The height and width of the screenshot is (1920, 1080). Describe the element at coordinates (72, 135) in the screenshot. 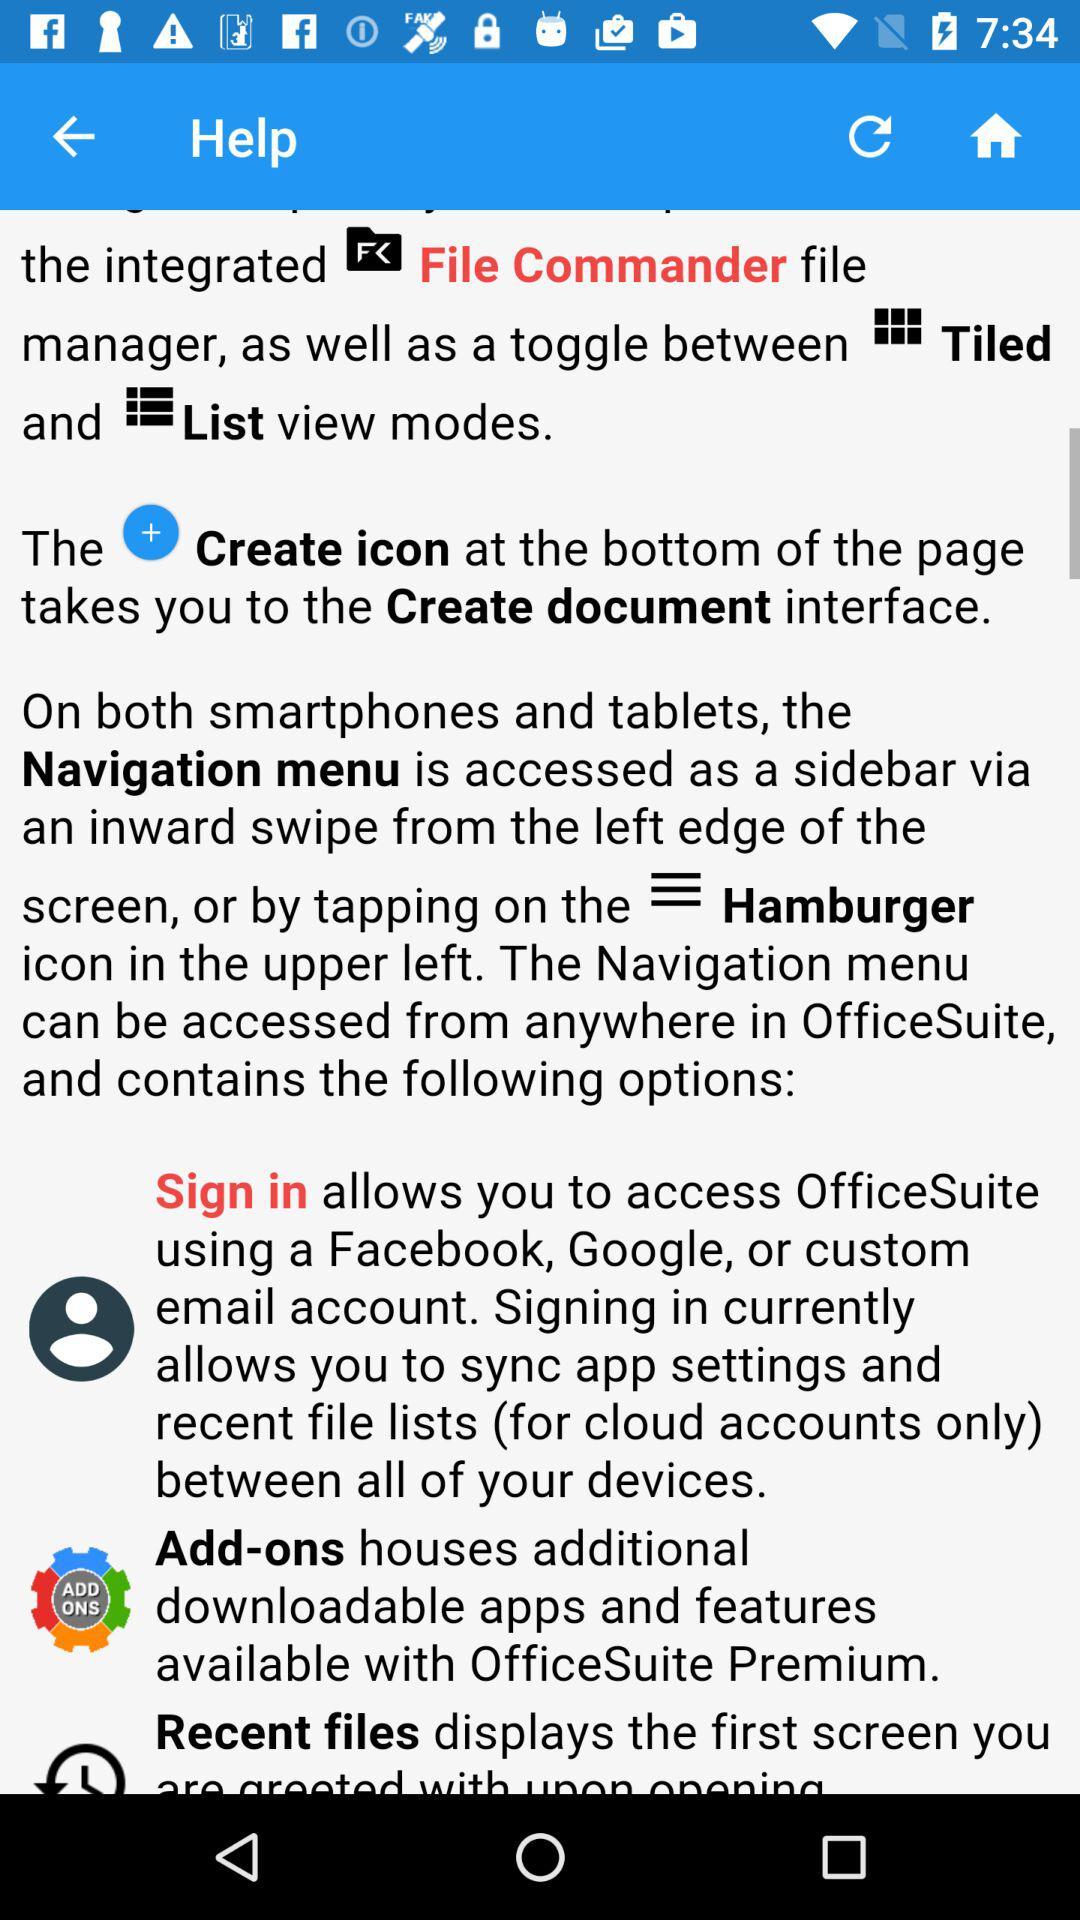

I see `go back` at that location.